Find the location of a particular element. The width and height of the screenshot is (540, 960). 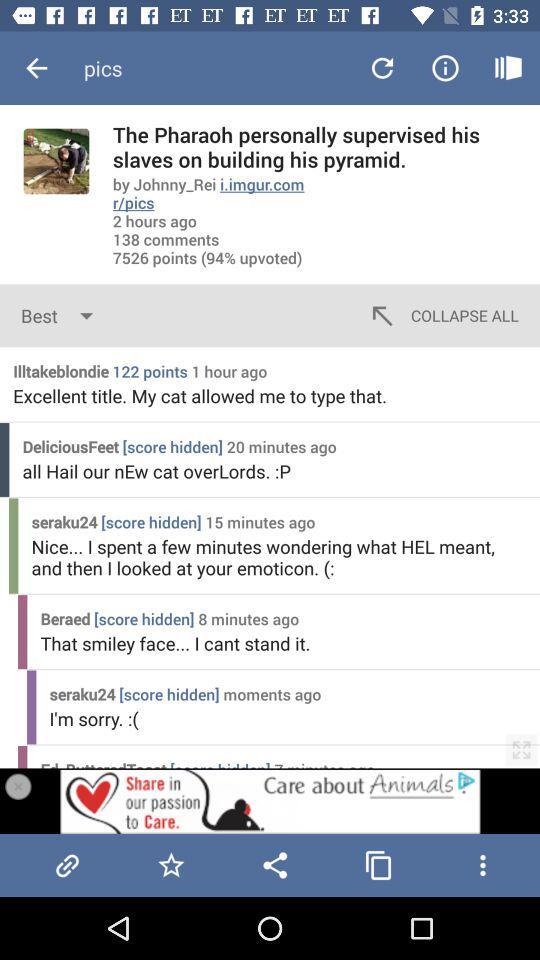

the share icon is located at coordinates (274, 864).